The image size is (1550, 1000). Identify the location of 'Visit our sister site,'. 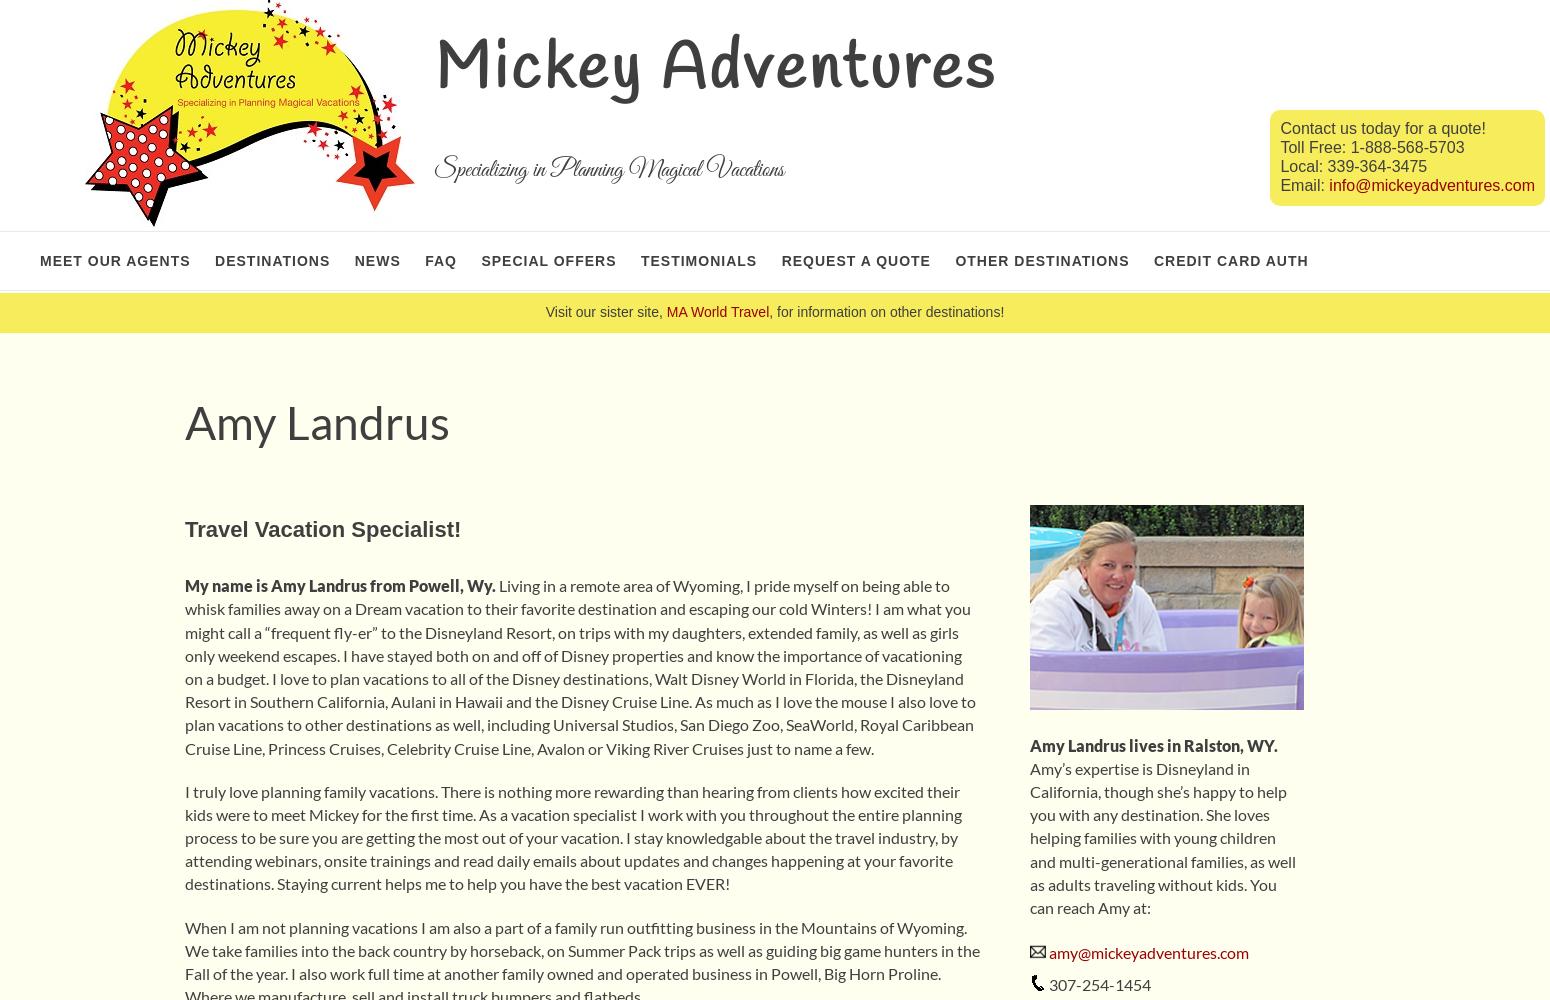
(605, 312).